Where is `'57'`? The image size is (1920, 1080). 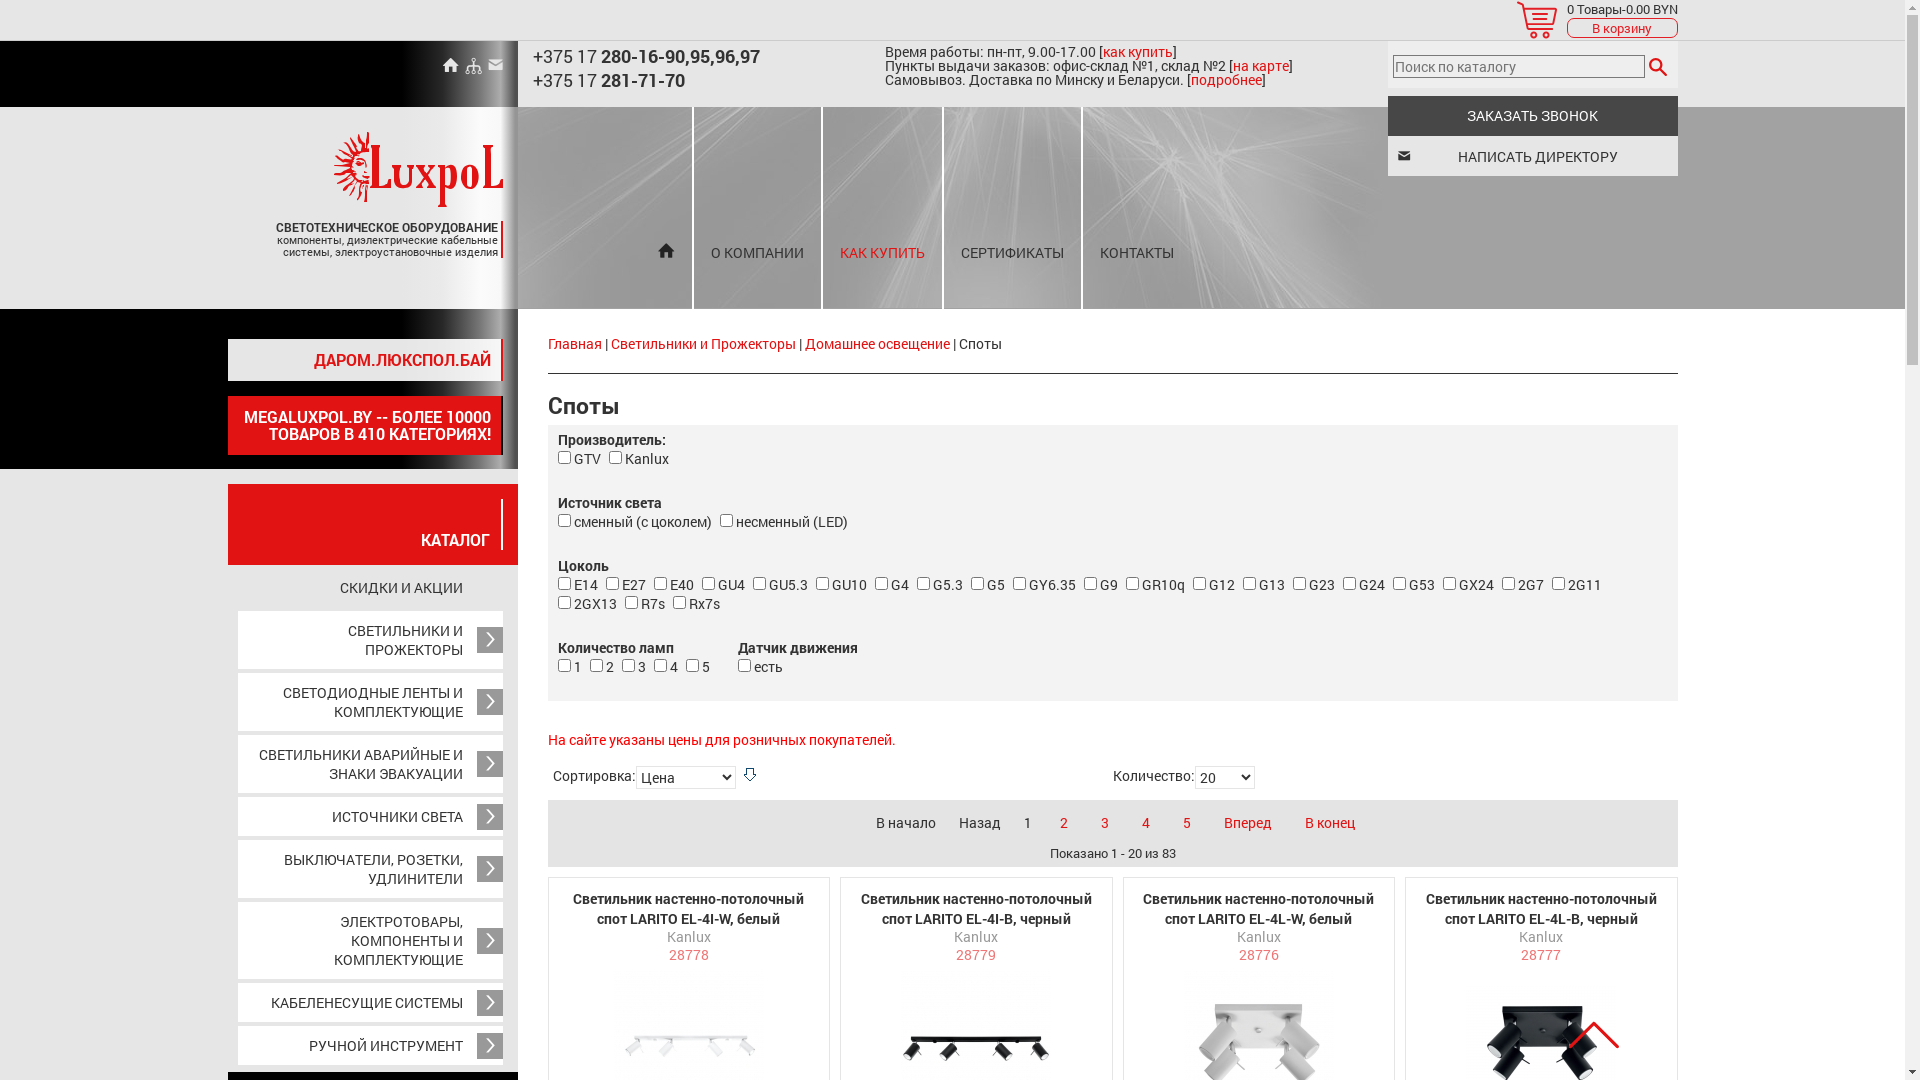 '57' is located at coordinates (627, 665).